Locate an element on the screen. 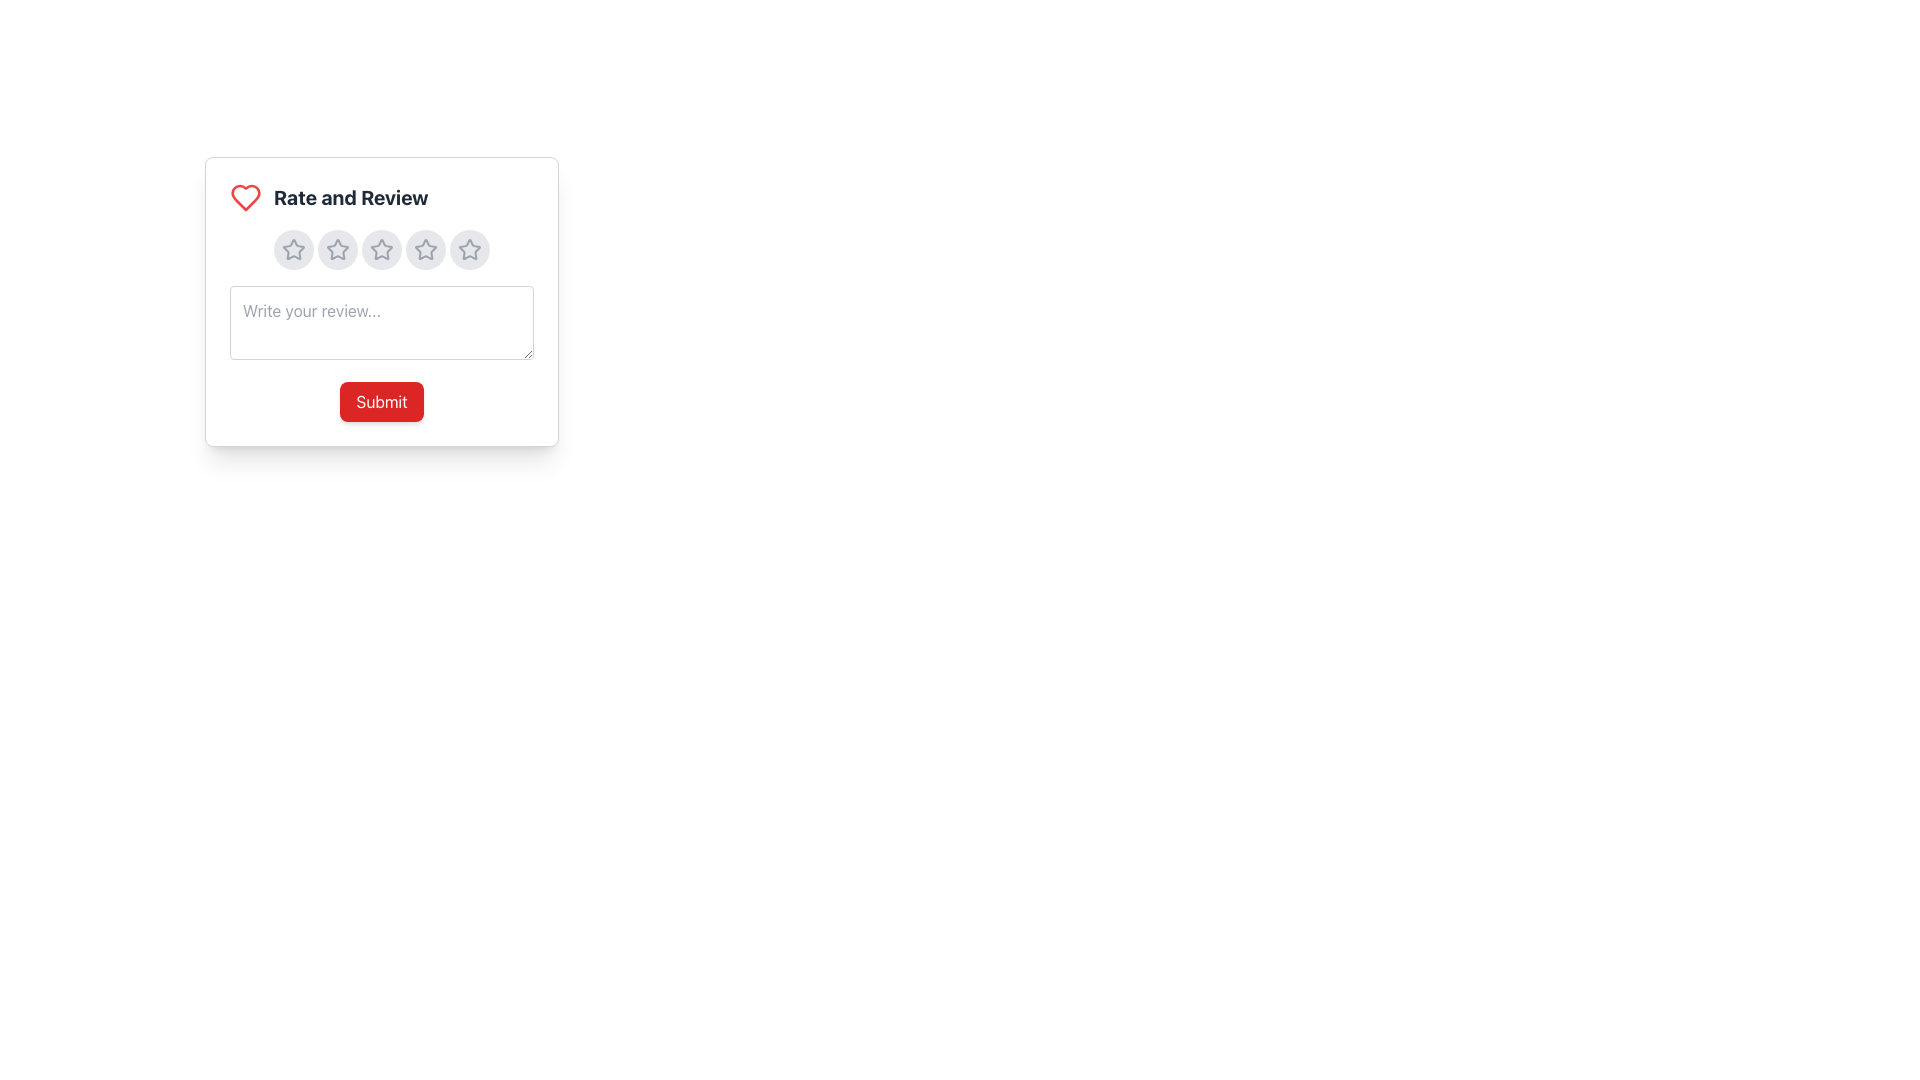 This screenshot has height=1080, width=1920. the first star icon in the row of five stars is located at coordinates (292, 249).